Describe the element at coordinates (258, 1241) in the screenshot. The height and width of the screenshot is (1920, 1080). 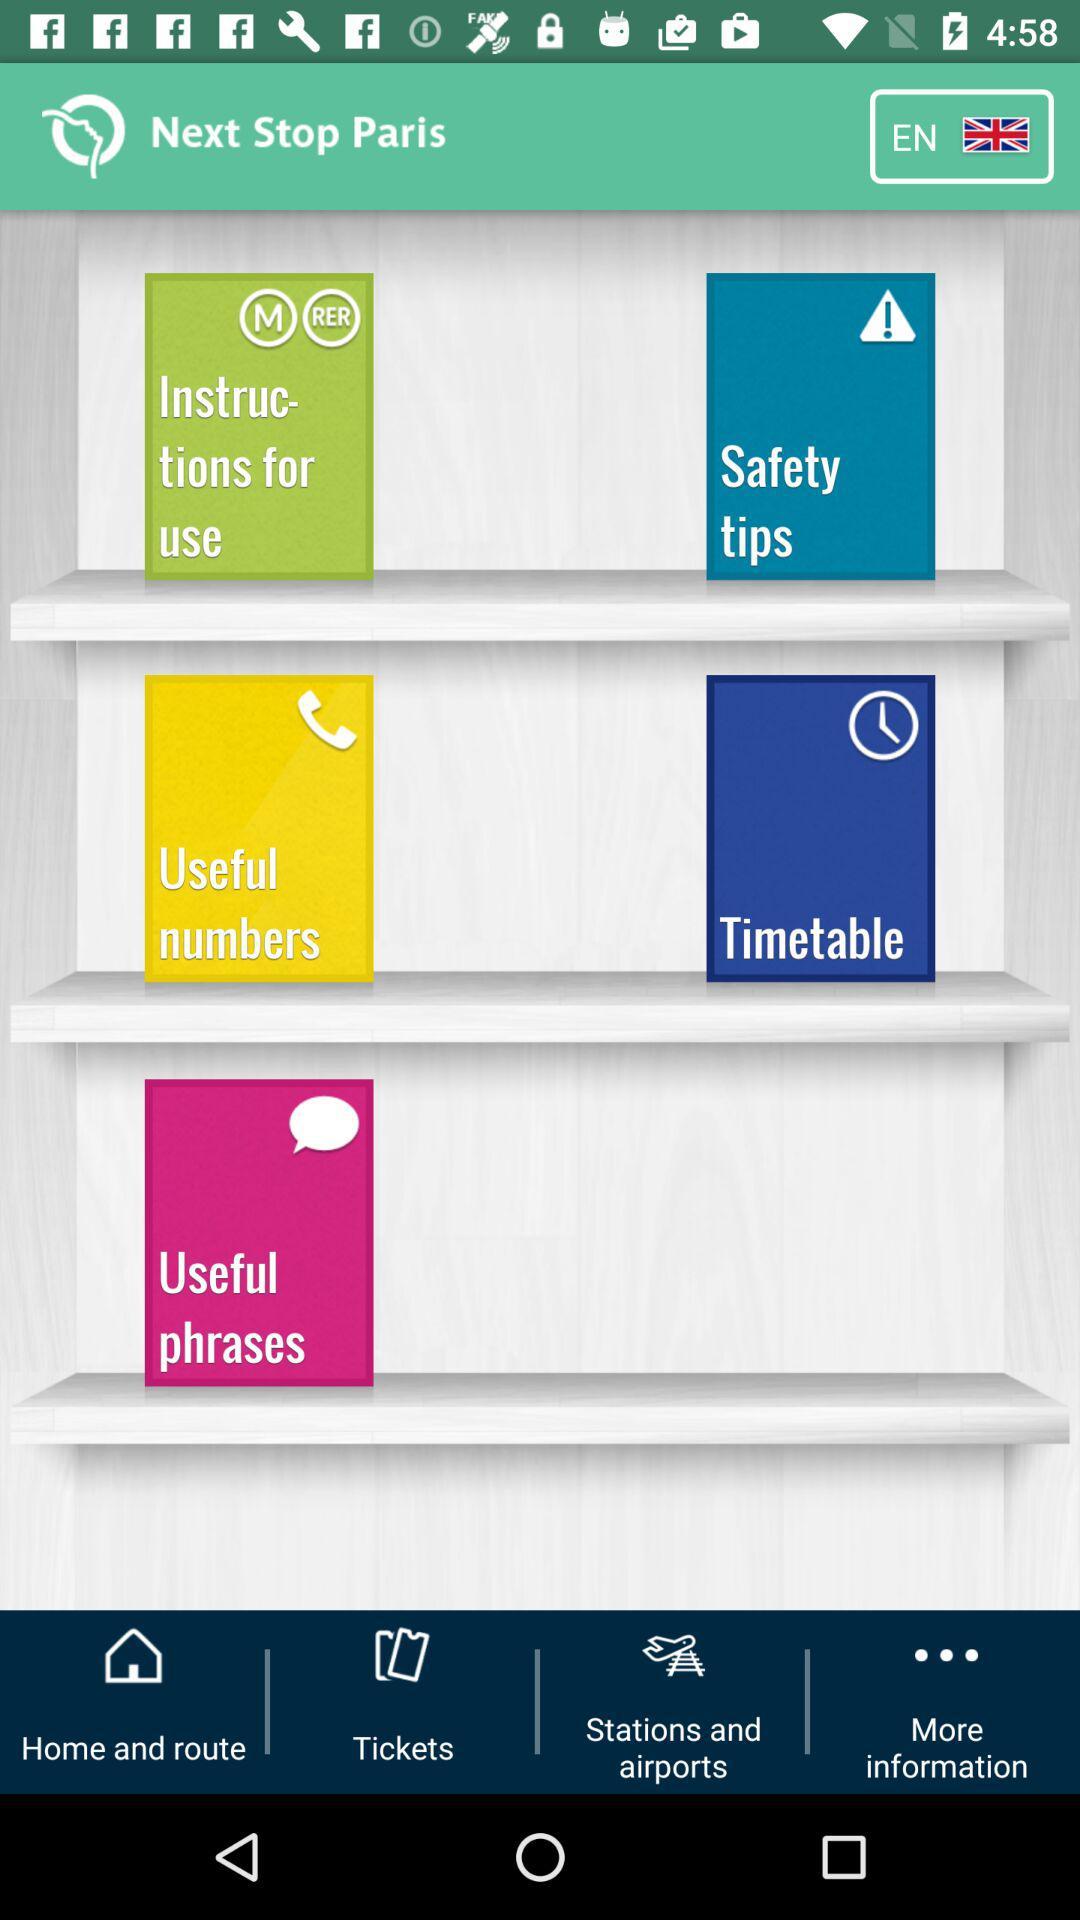
I see `icon below useful numbers icon` at that location.